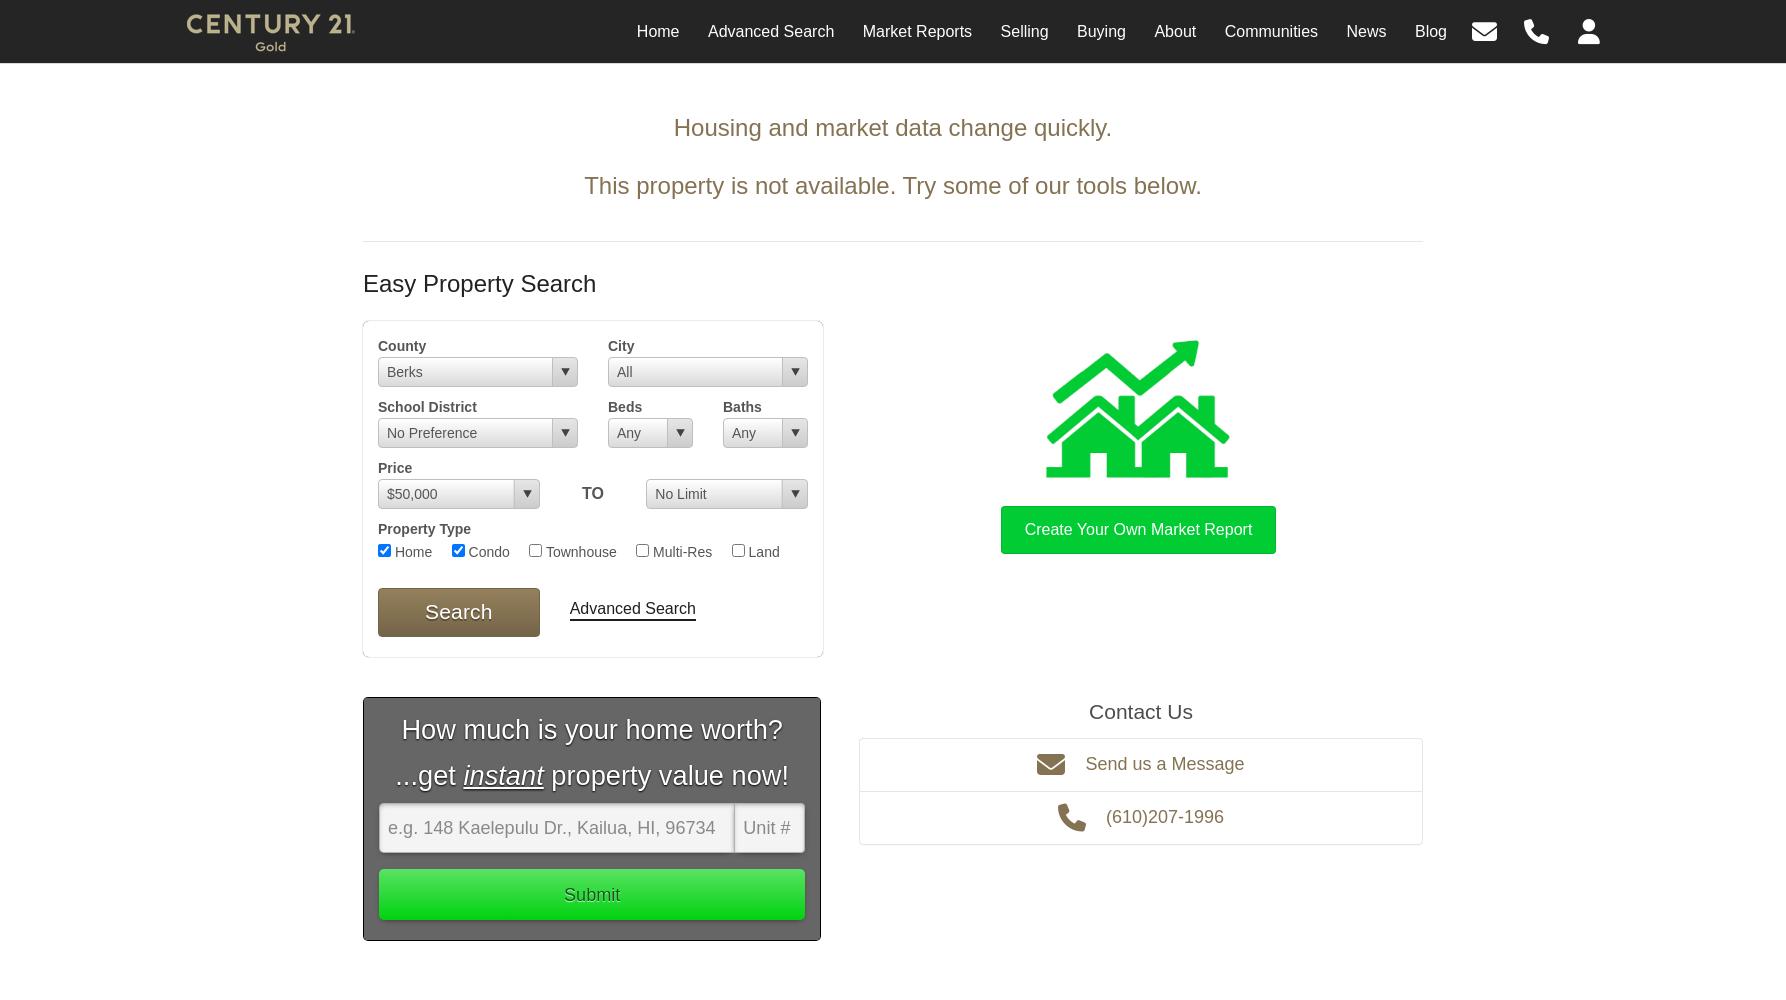 Image resolution: width=1786 pixels, height=1000 pixels. I want to click on 'Multi-Res', so click(680, 552).